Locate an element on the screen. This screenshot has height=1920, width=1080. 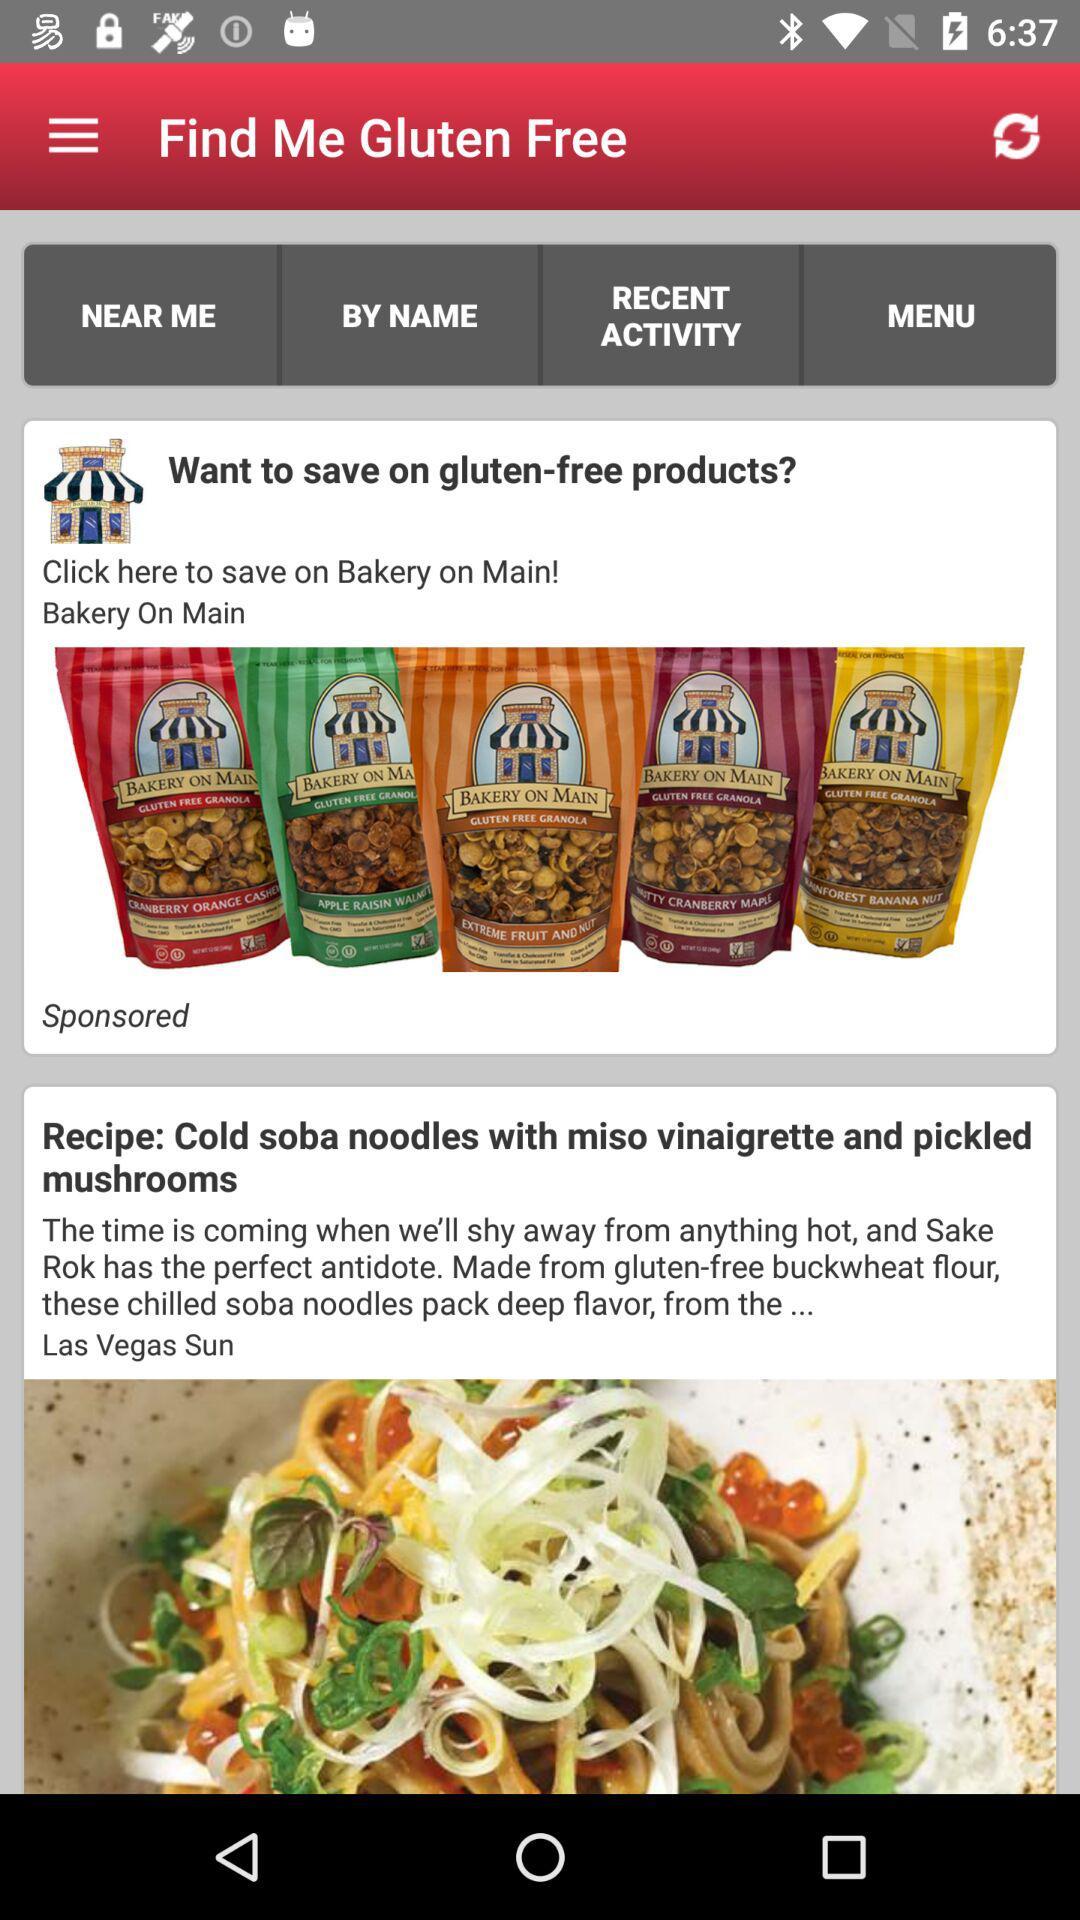
icon below sponsored is located at coordinates (540, 1156).